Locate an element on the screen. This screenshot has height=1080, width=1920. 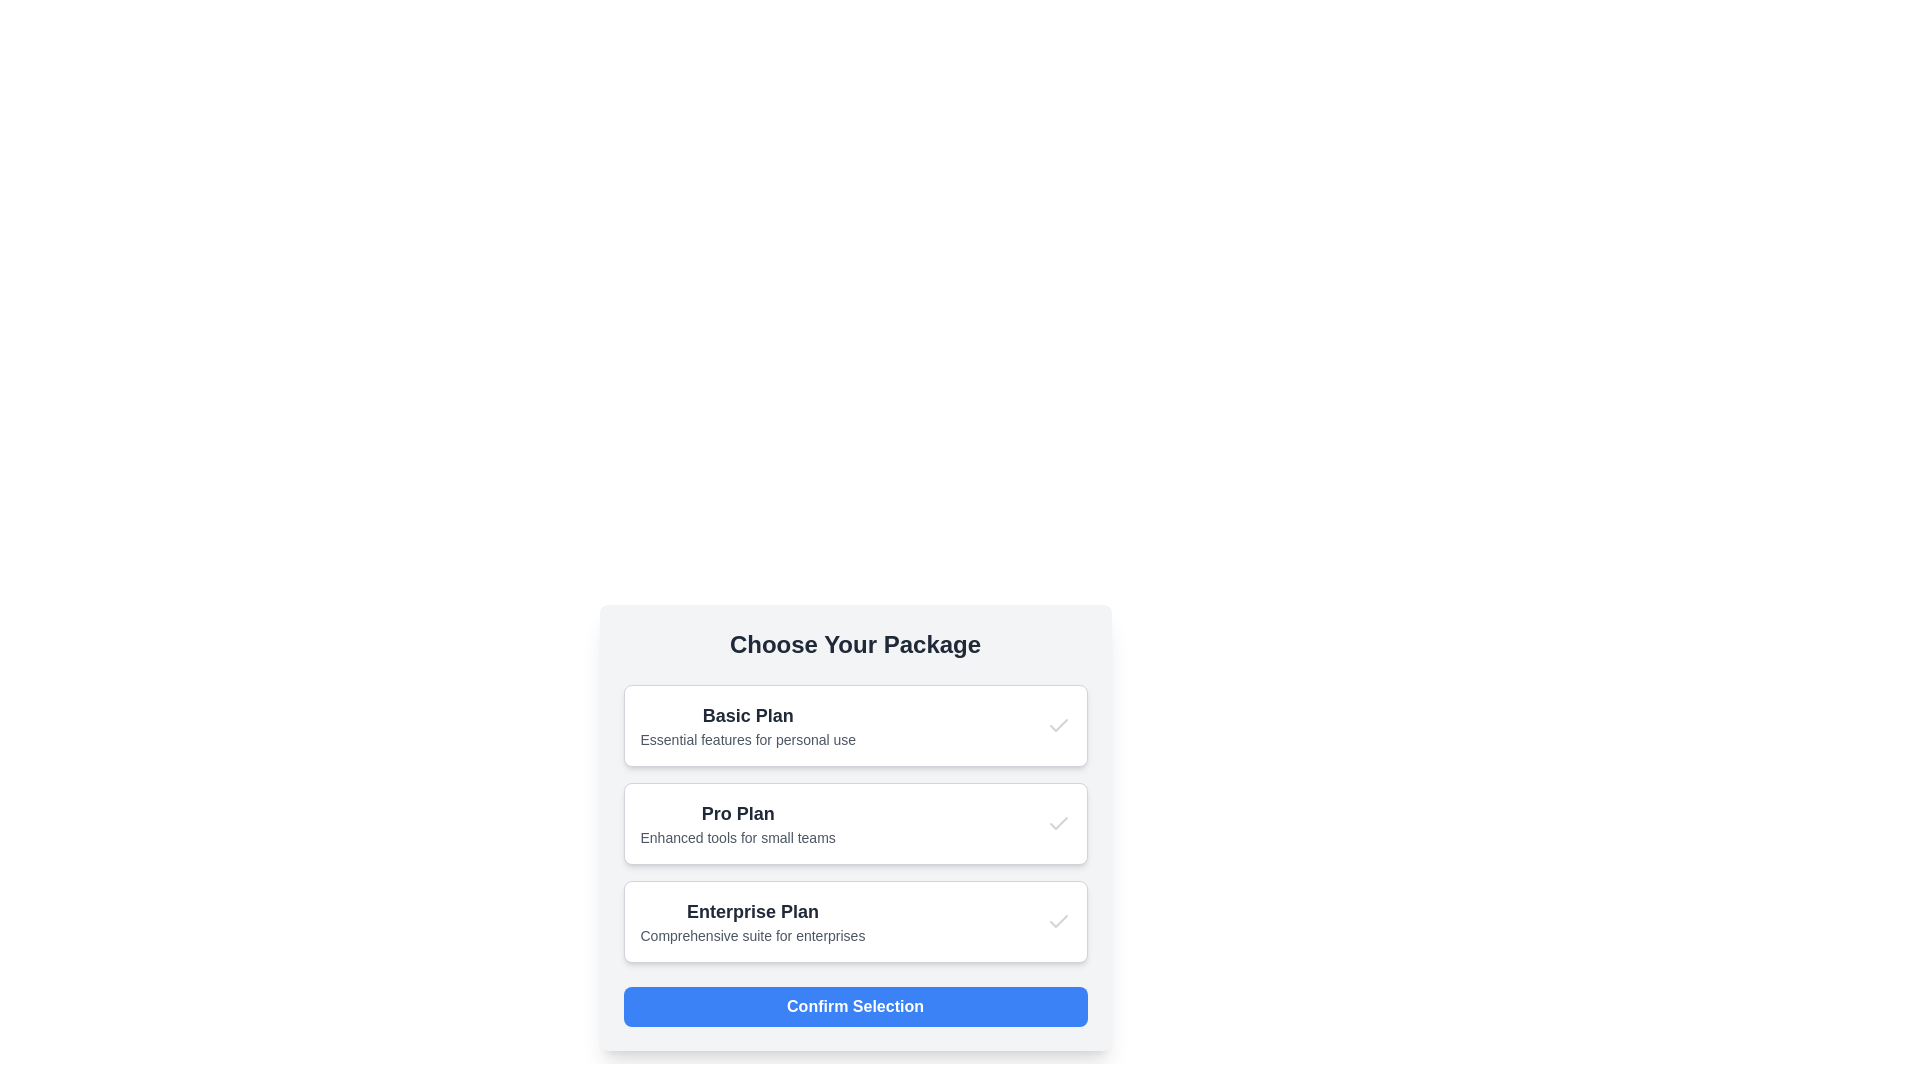
the checkbox on the 'Pro Plan' selection card located under the 'Basic Plan' and above the 'Enterprise Plan' in the 'Choose Your Package' section is located at coordinates (855, 824).